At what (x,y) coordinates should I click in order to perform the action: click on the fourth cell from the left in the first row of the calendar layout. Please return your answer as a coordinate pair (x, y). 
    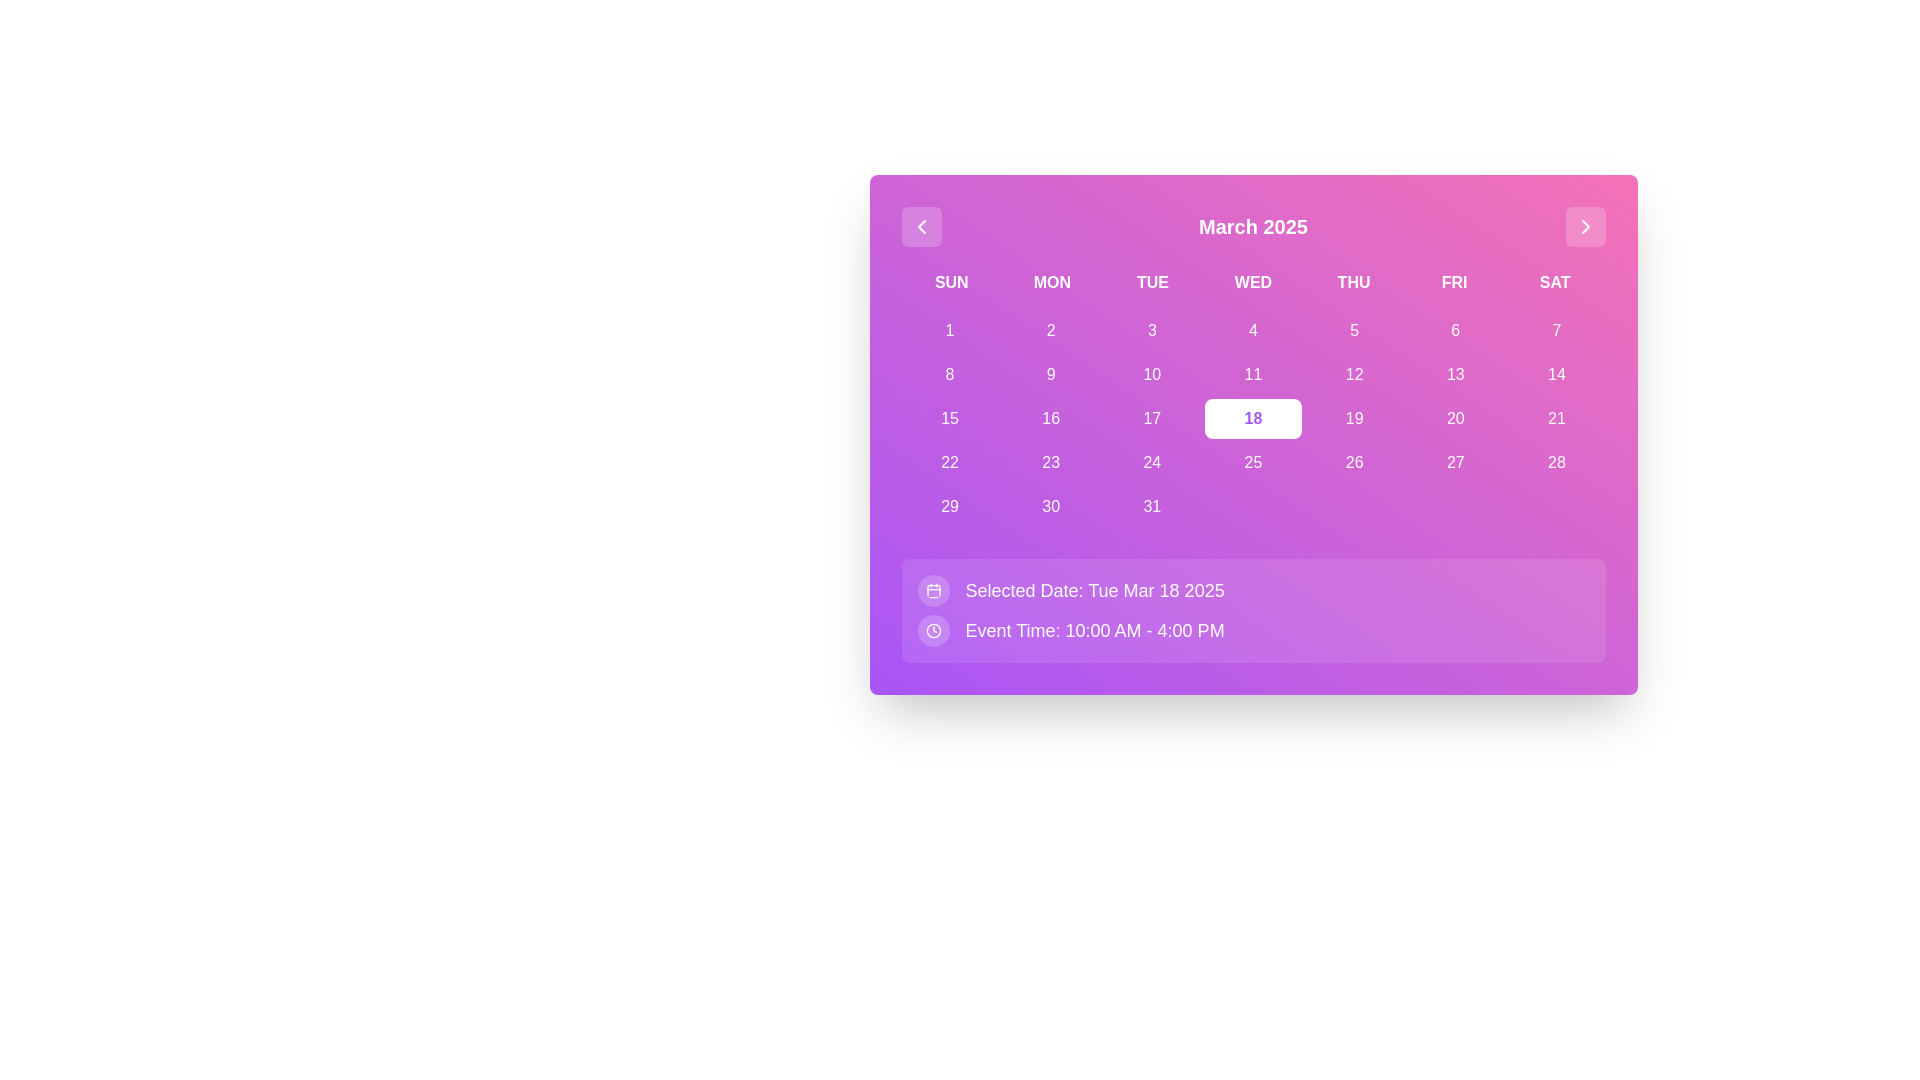
    Looking at the image, I should click on (1252, 330).